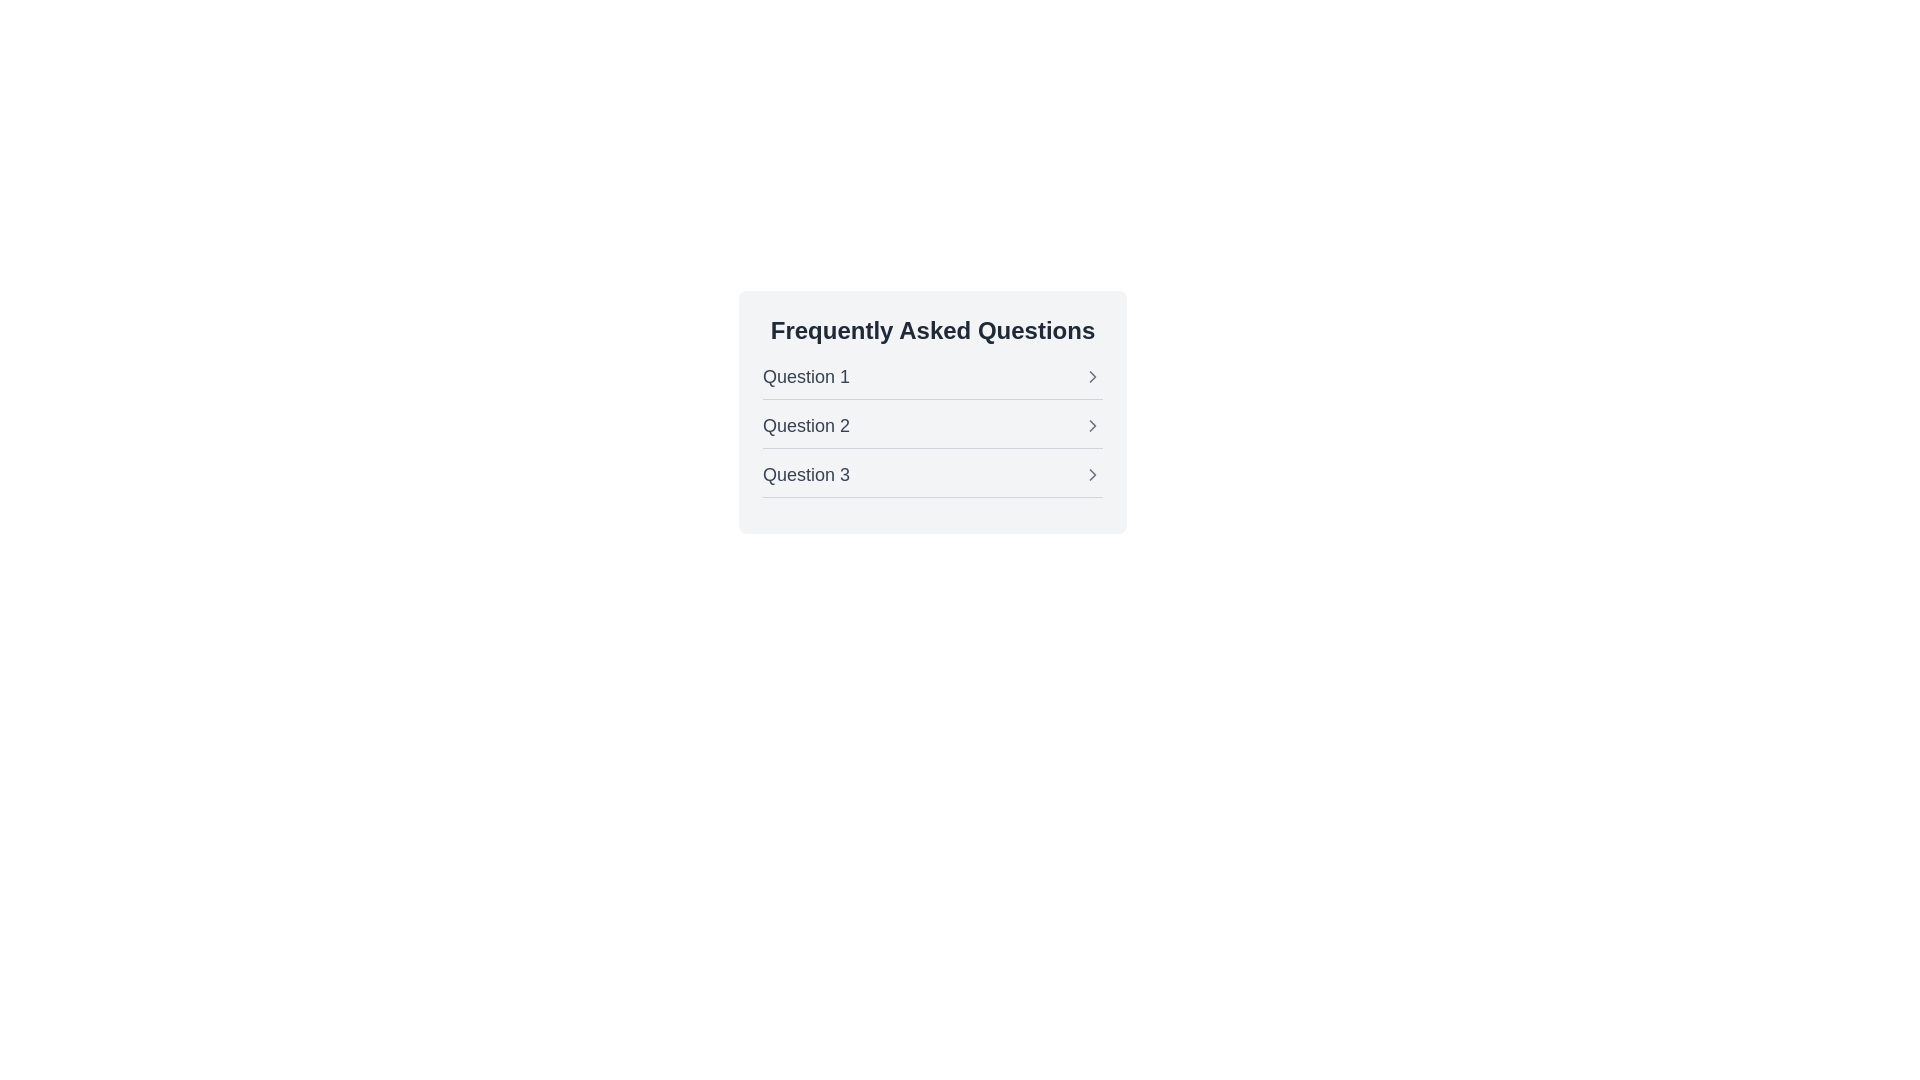 The height and width of the screenshot is (1080, 1920). I want to click on the second question item labeled 'Question 2' in the 'Frequently Asked Questions' section, so click(931, 411).